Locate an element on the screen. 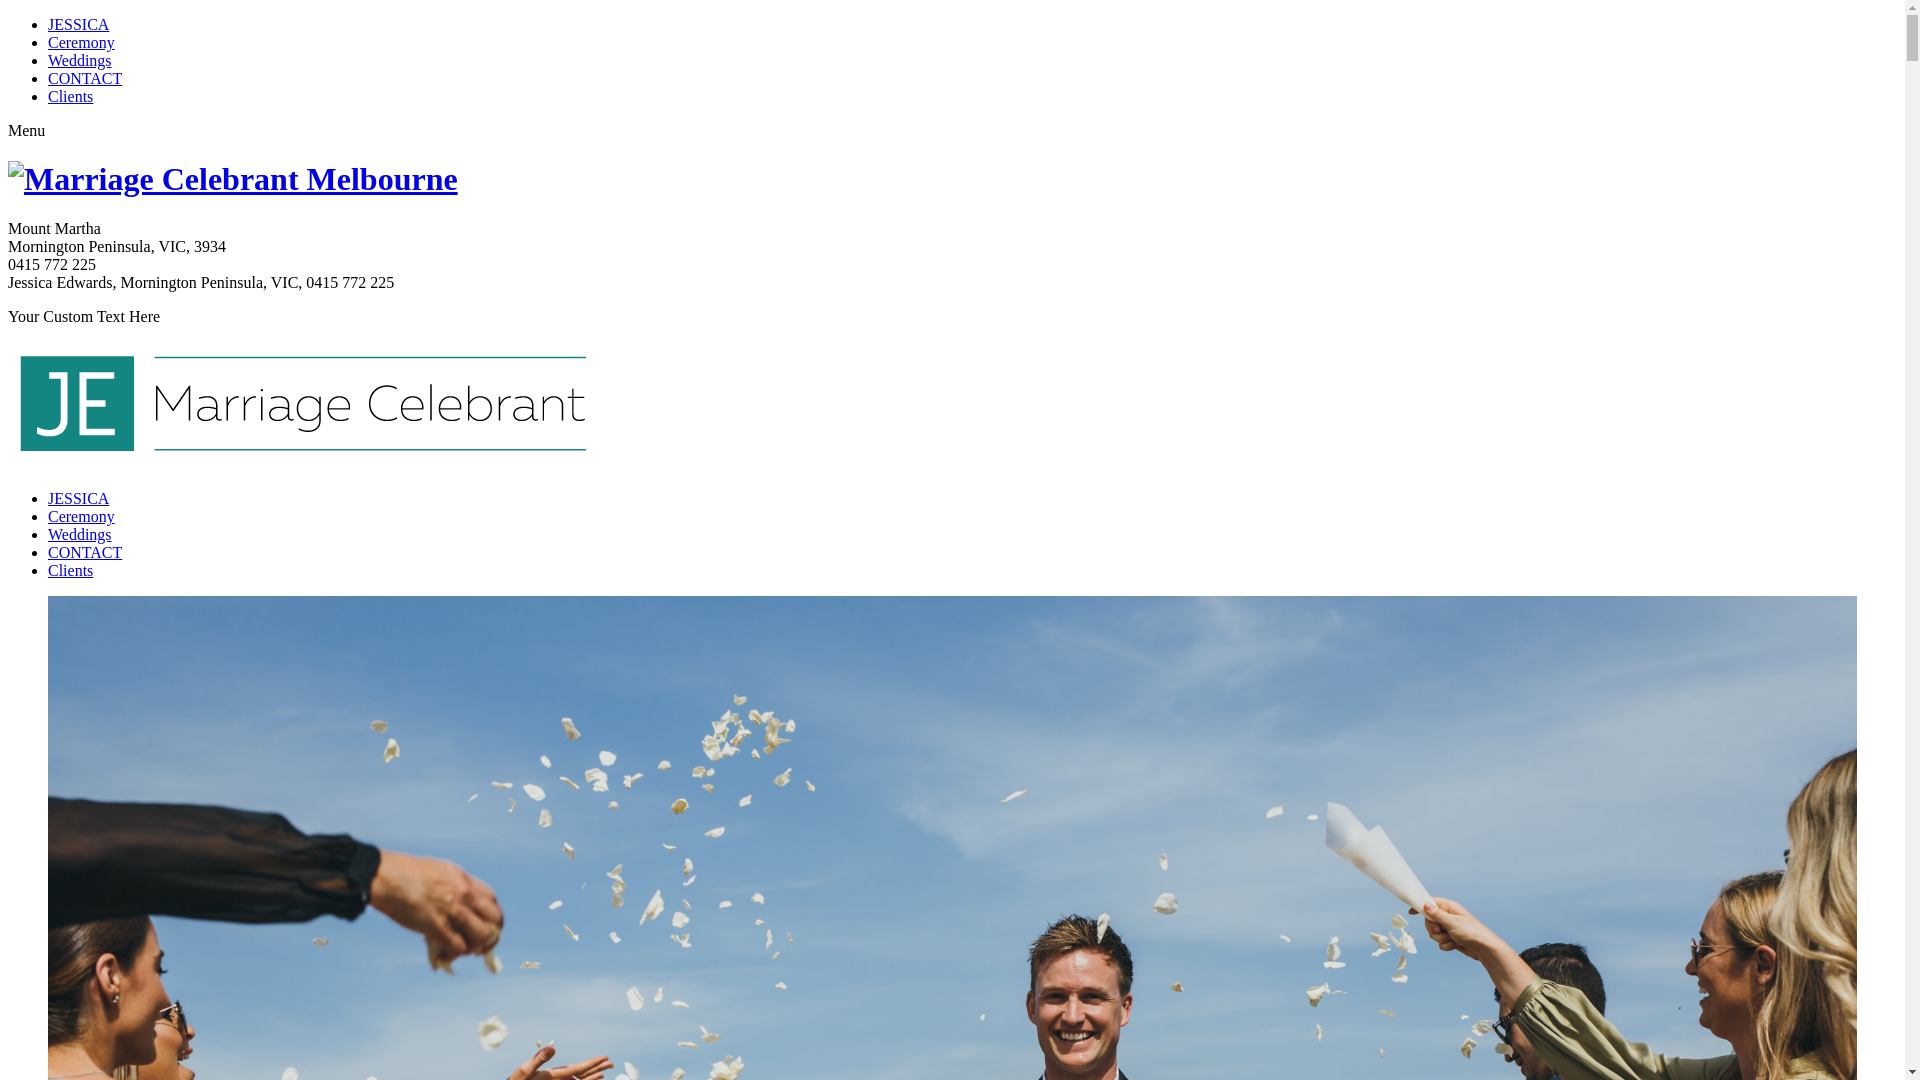 The width and height of the screenshot is (1920, 1080). 'Ceremony' is located at coordinates (80, 42).